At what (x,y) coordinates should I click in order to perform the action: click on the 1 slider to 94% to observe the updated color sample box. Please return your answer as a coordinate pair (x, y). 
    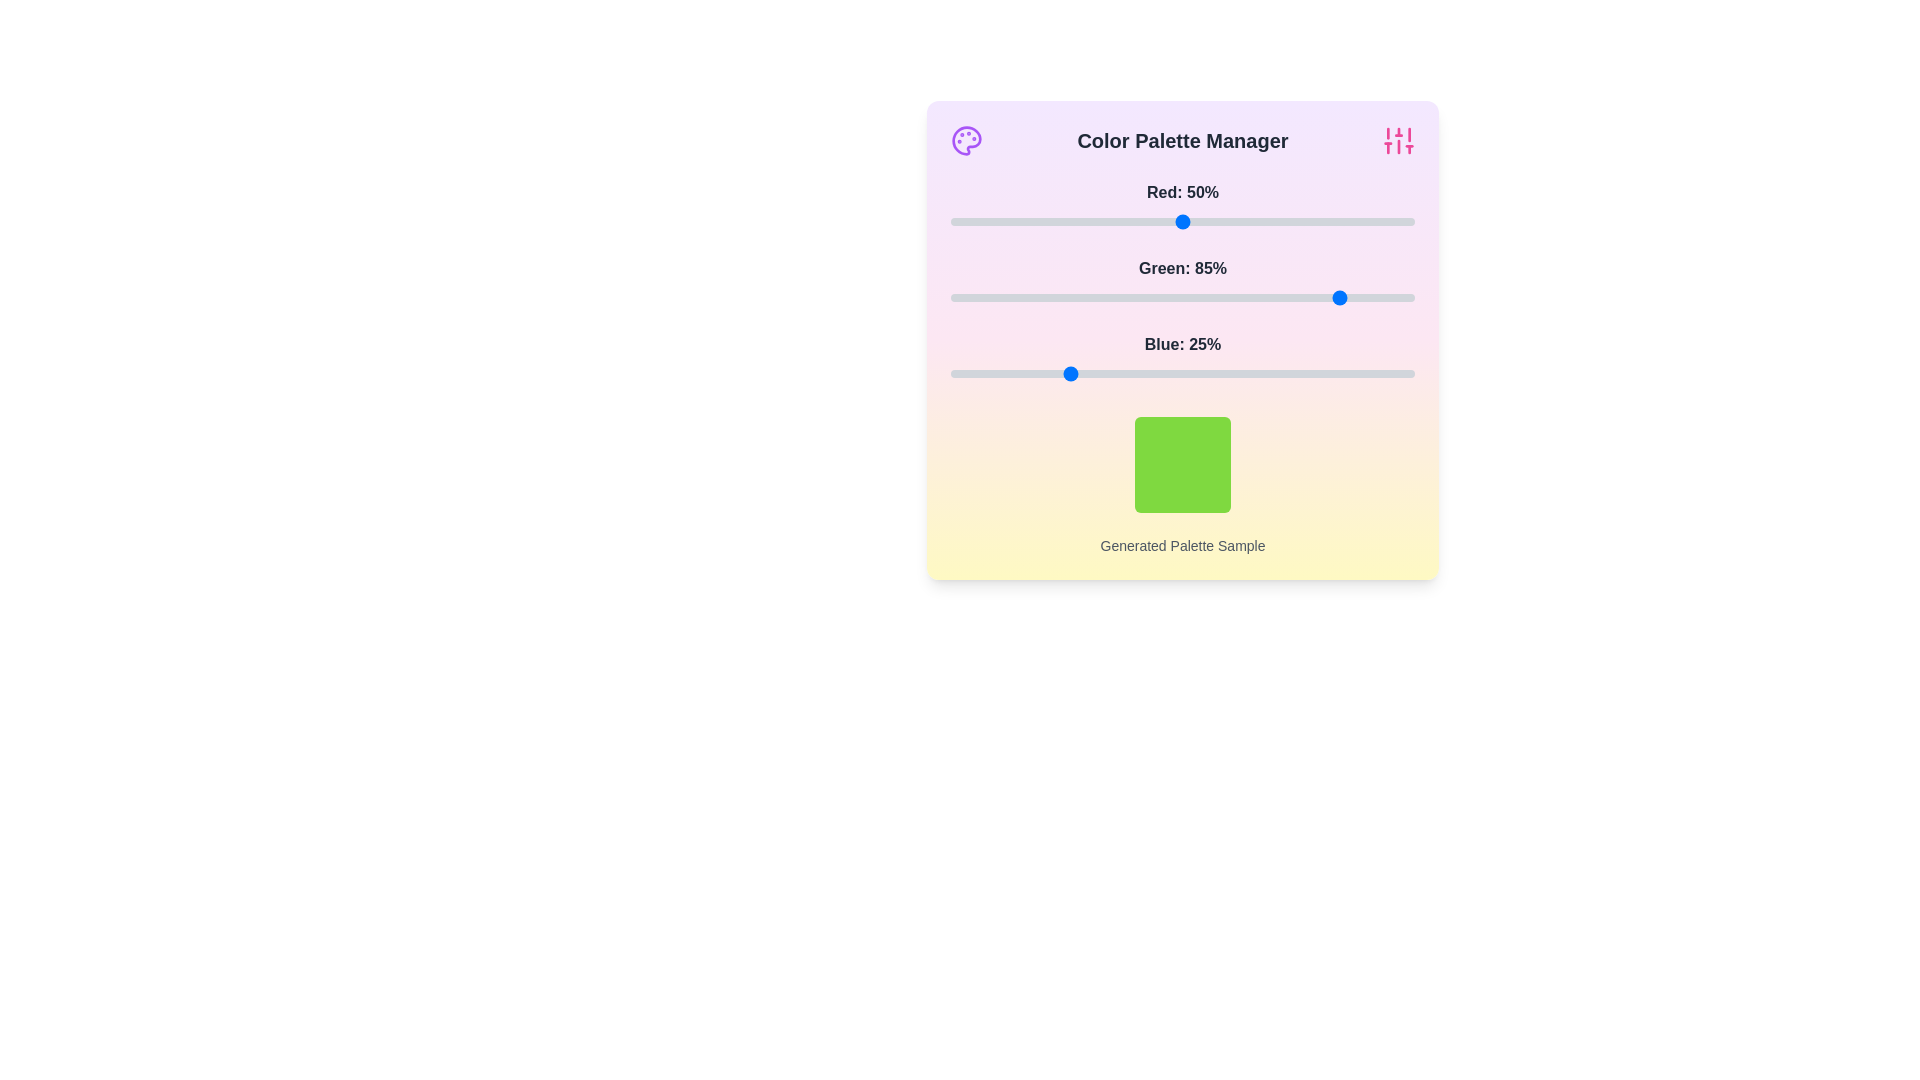
    Looking at the image, I should click on (1386, 297).